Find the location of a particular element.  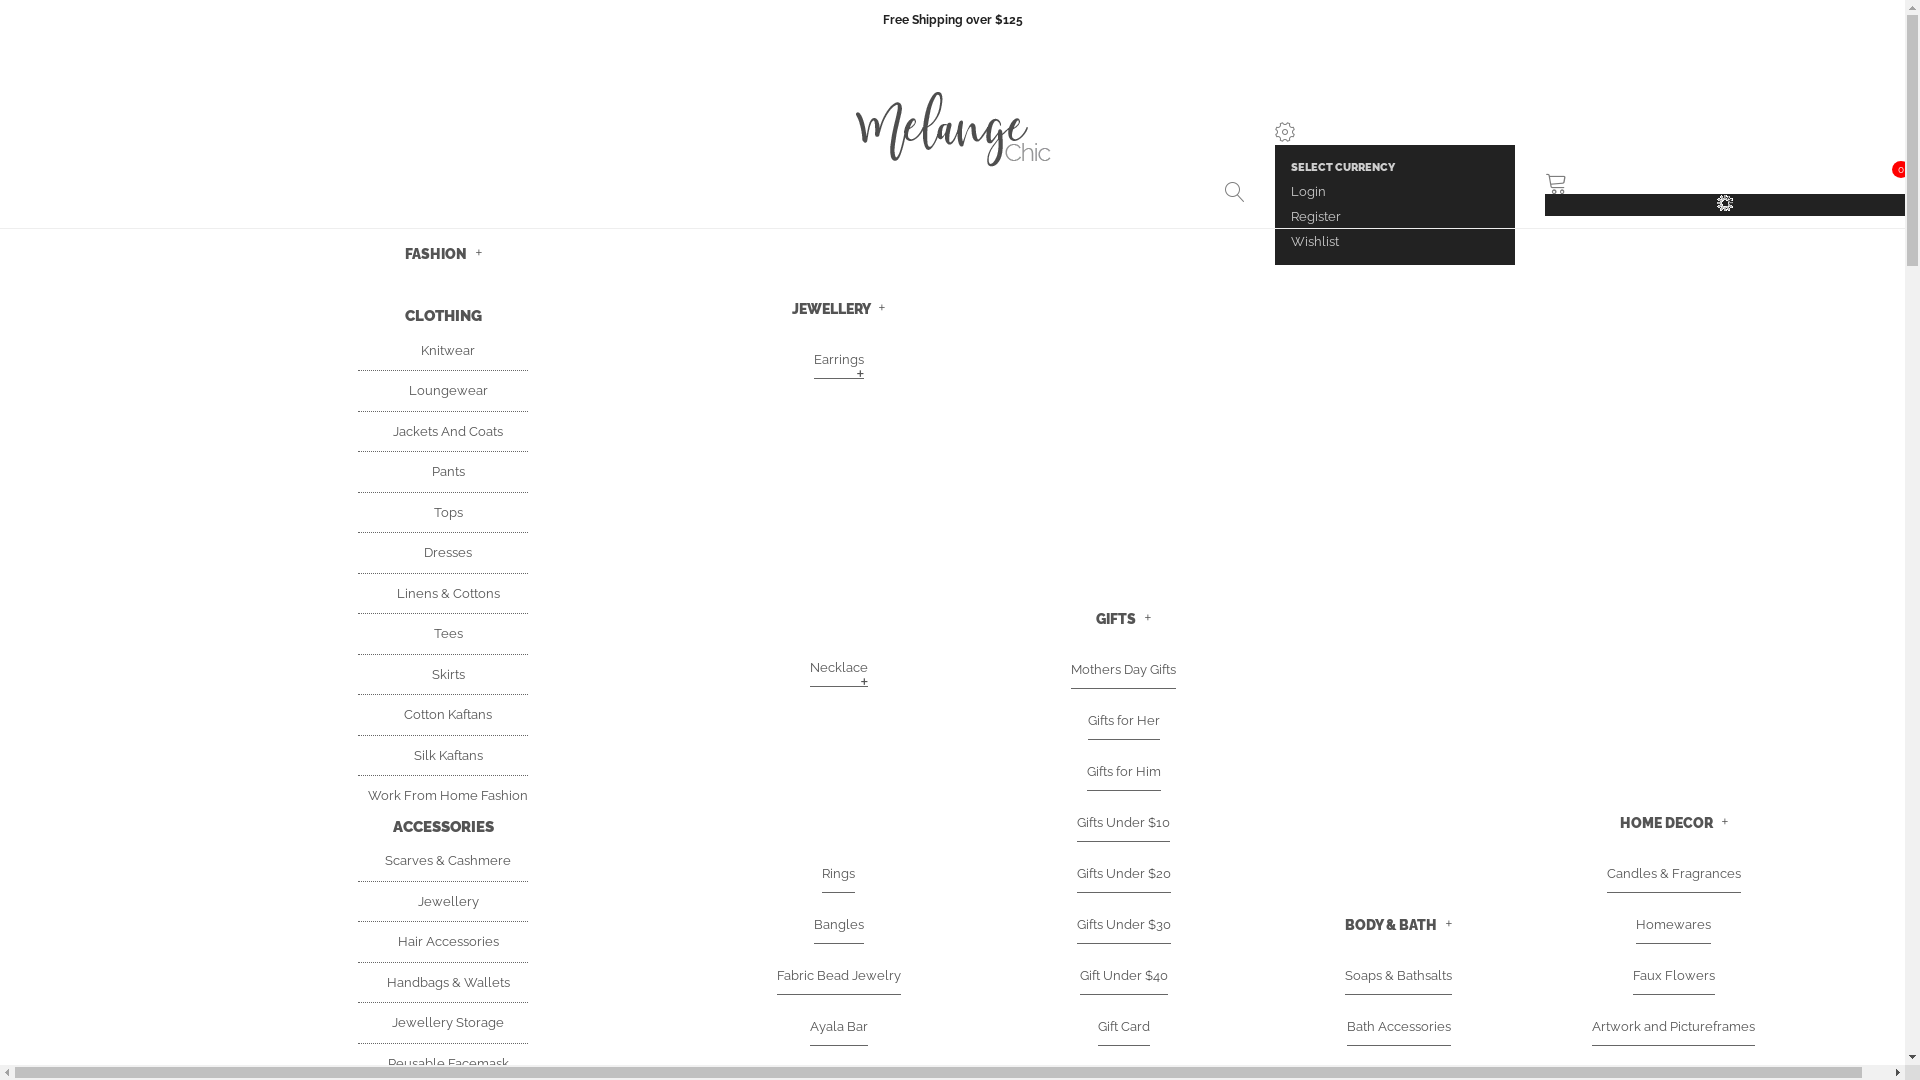

'Gifts Under $10' is located at coordinates (1123, 822).